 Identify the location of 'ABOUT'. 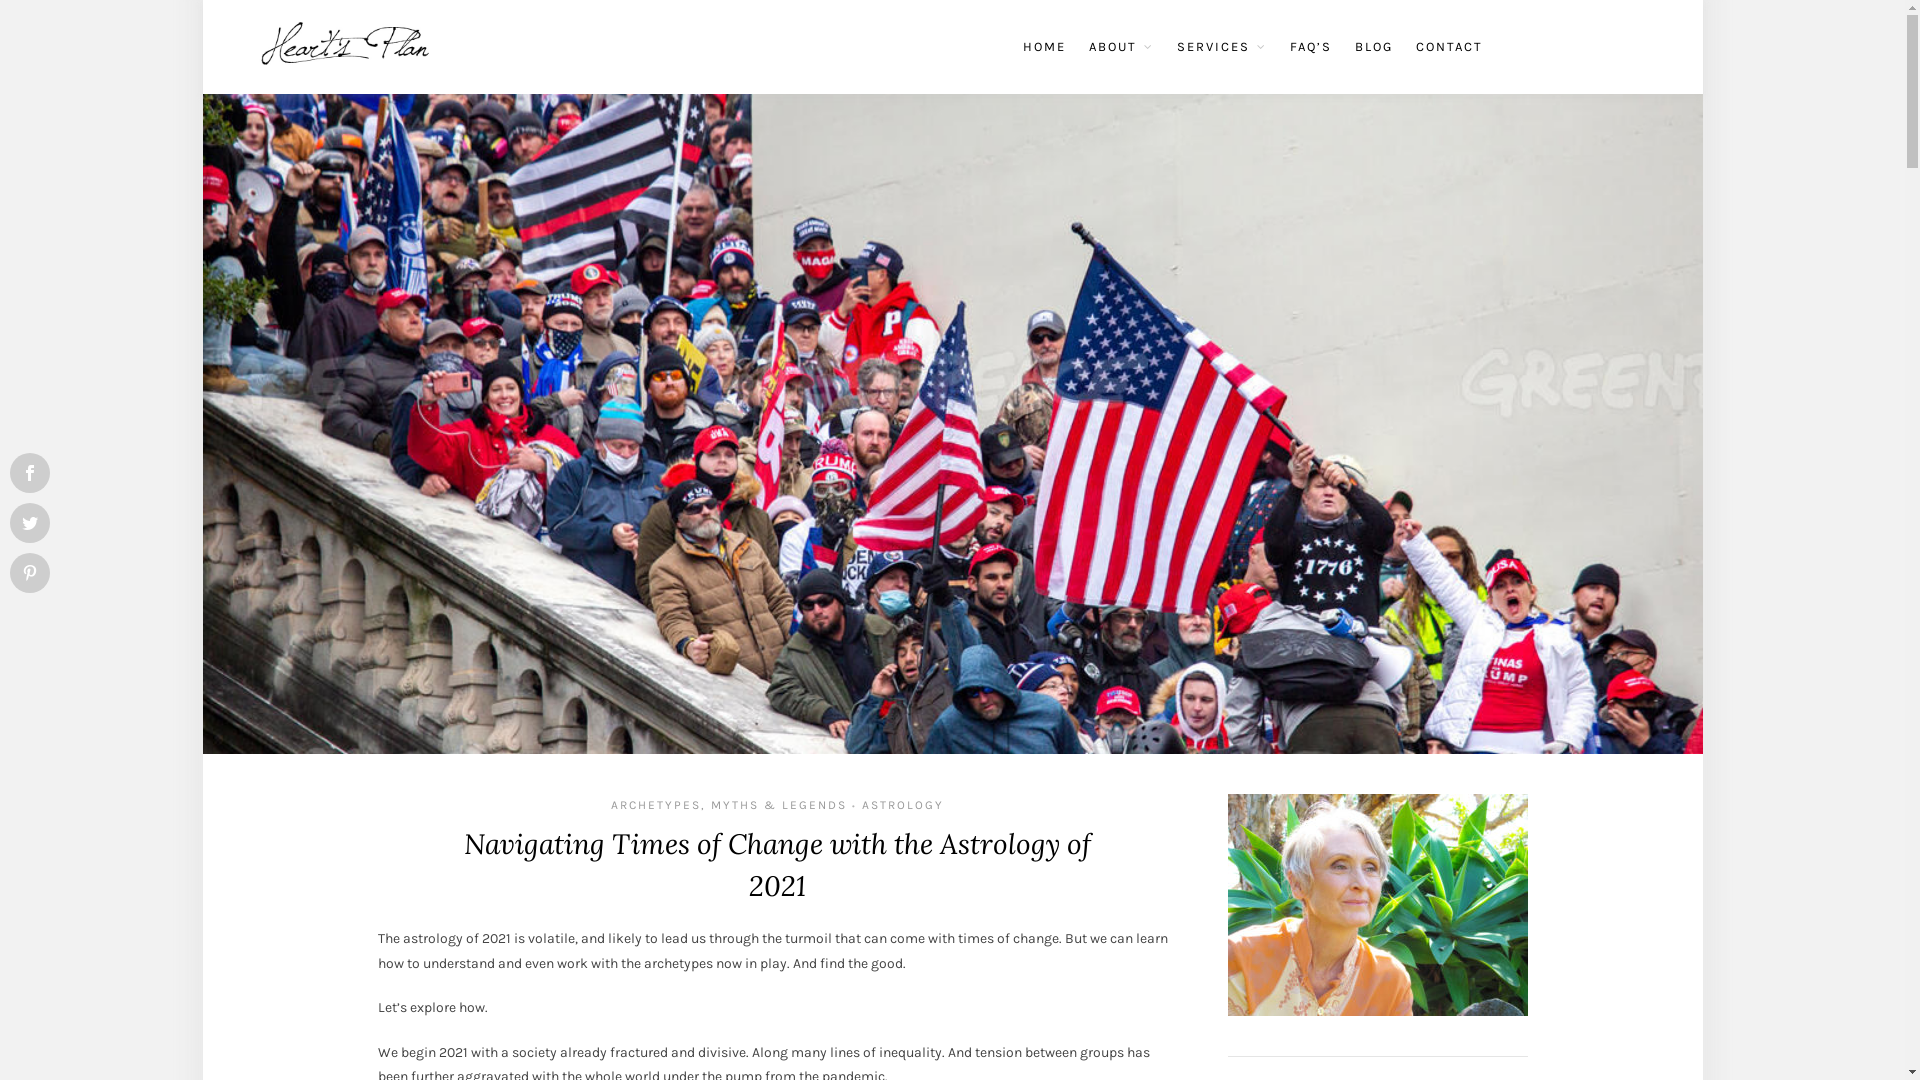
(1120, 45).